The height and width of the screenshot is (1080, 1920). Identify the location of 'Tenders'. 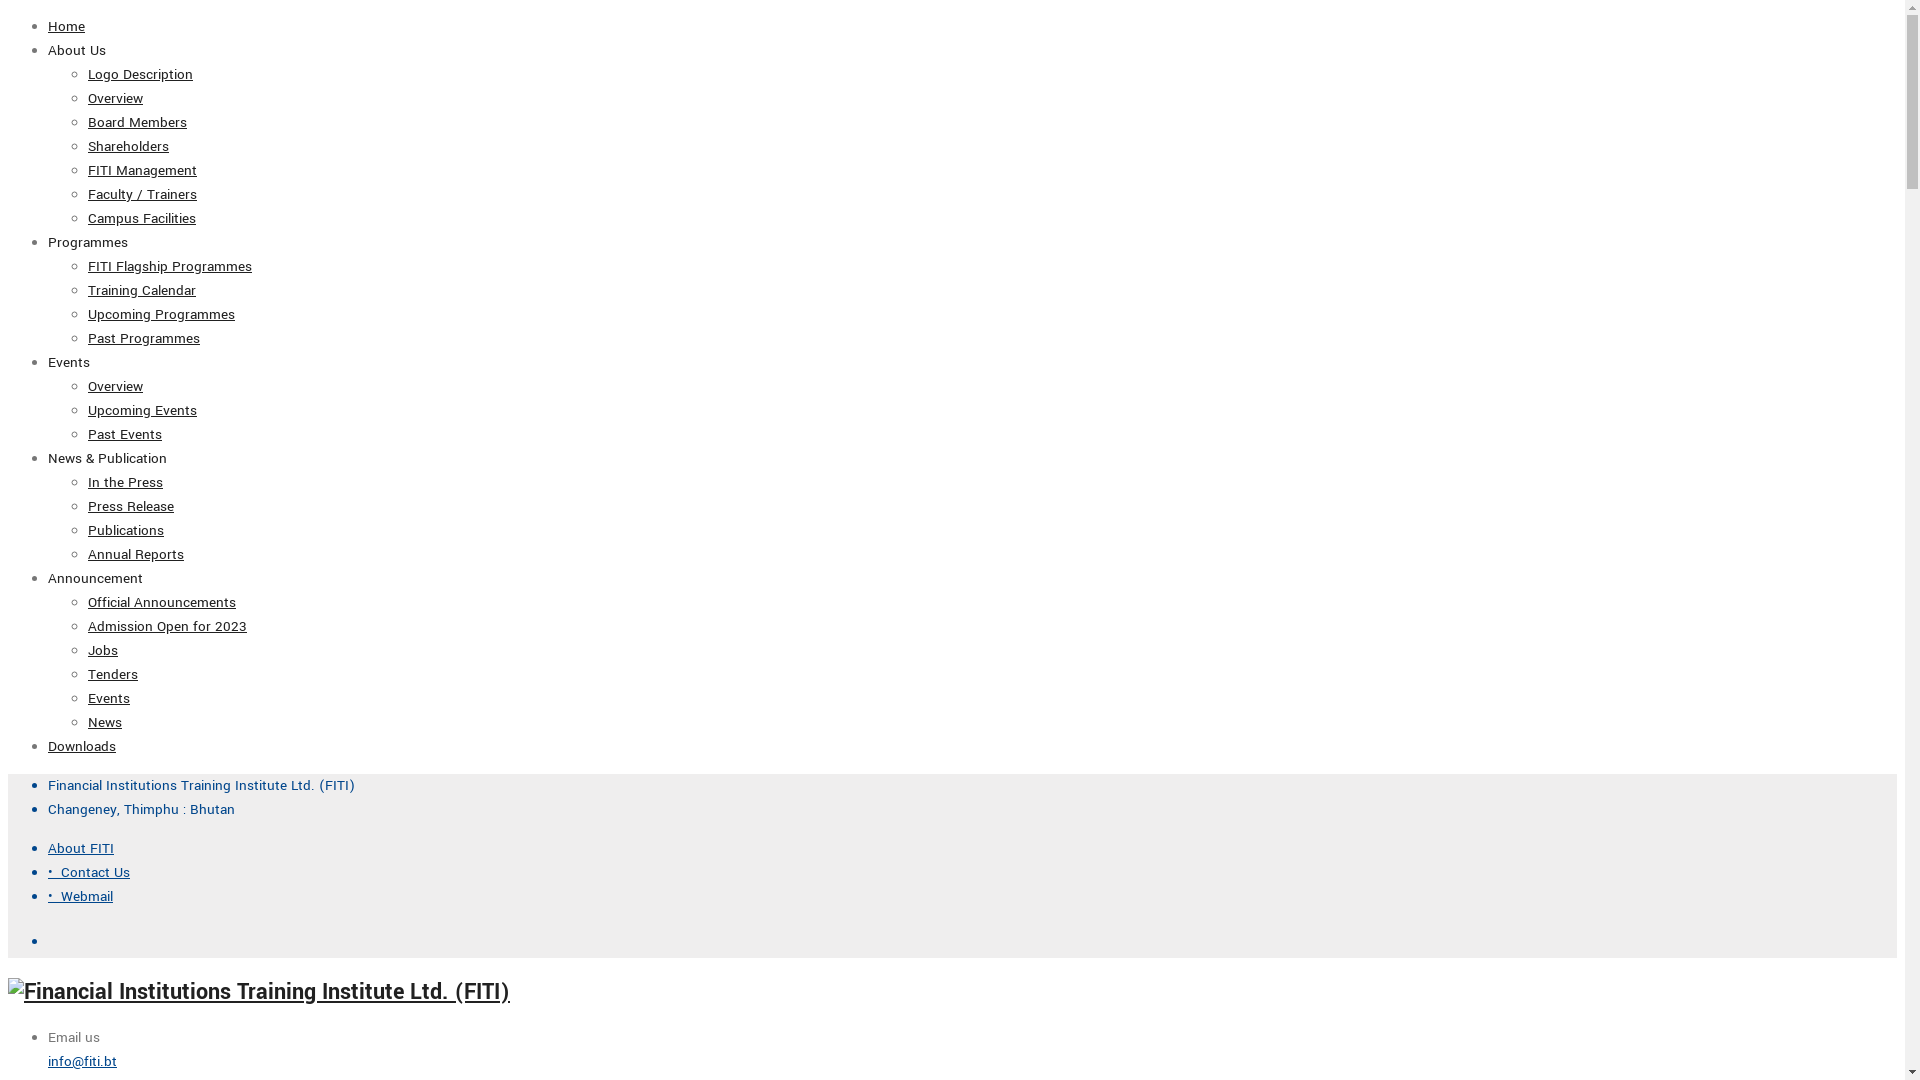
(112, 674).